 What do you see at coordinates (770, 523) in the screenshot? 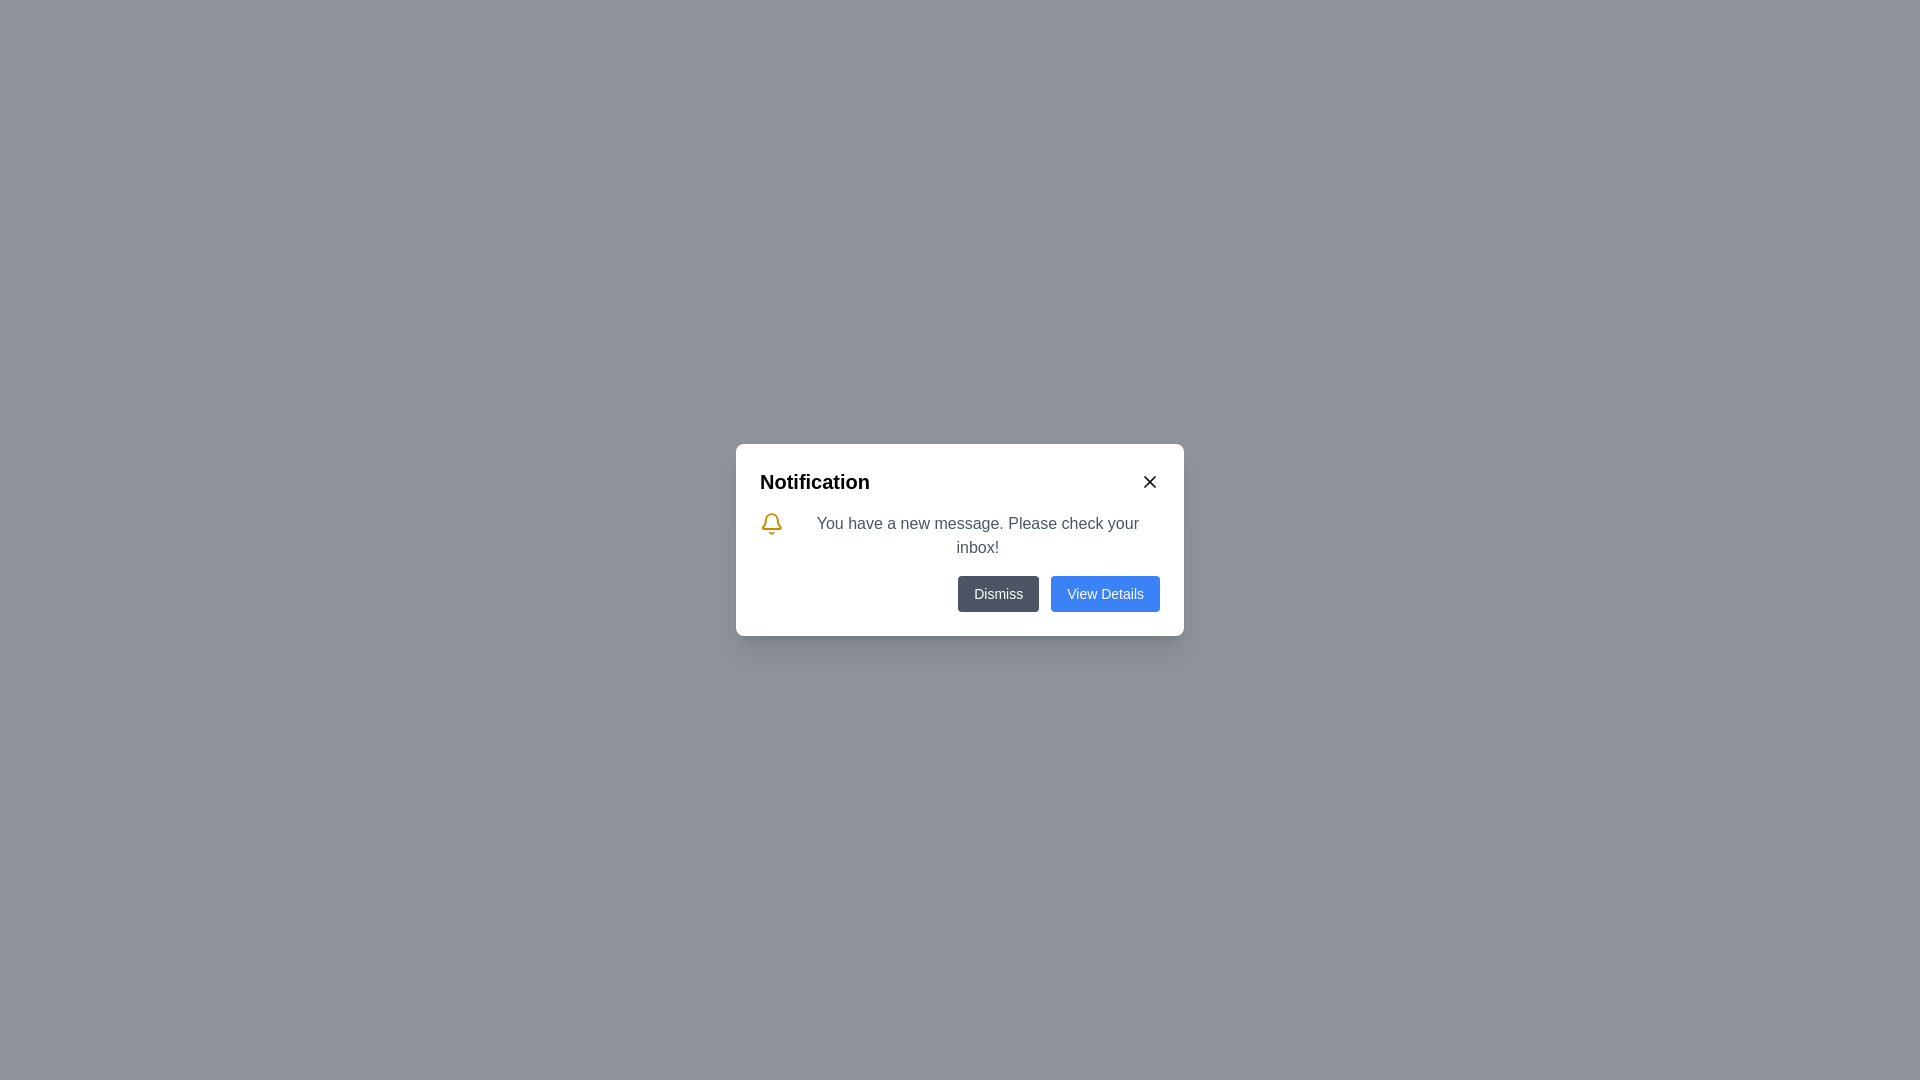
I see `the notification icon located at the top-left section of the notification pop-up, which signifies the presence of a notification` at bounding box center [770, 523].